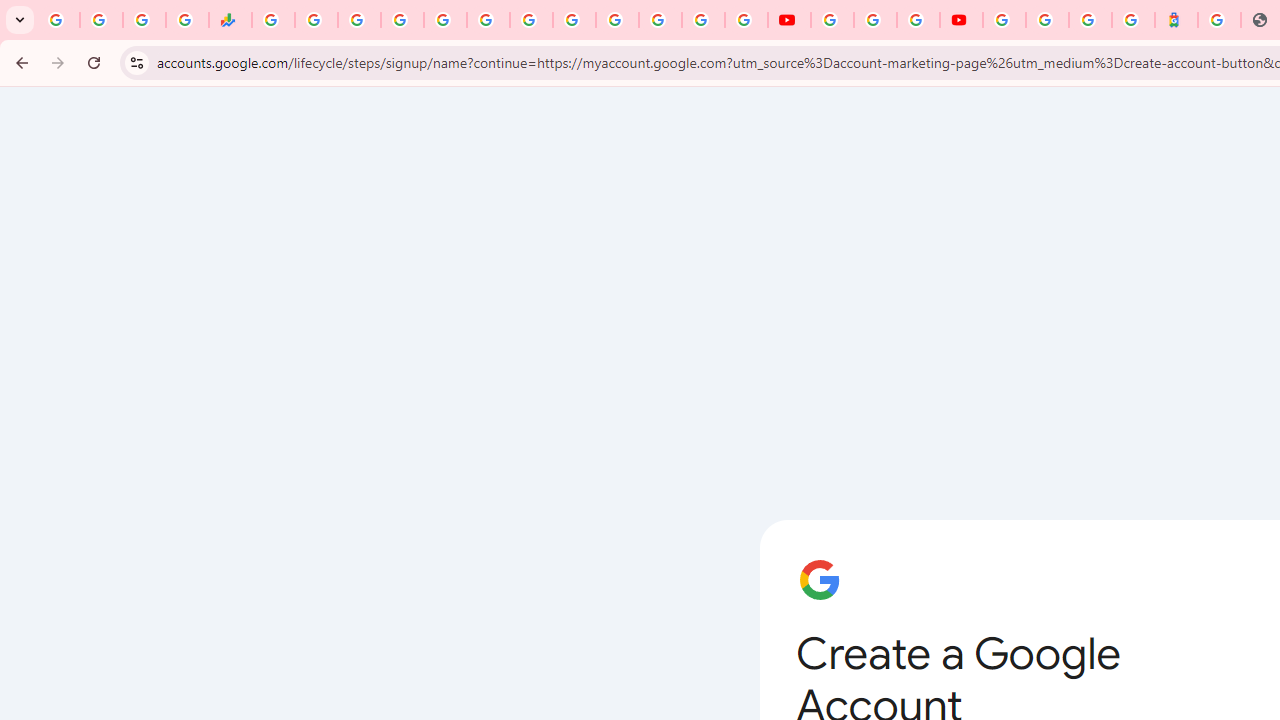 This screenshot has height=720, width=1280. I want to click on 'Sign in - Google Accounts', so click(1046, 20).